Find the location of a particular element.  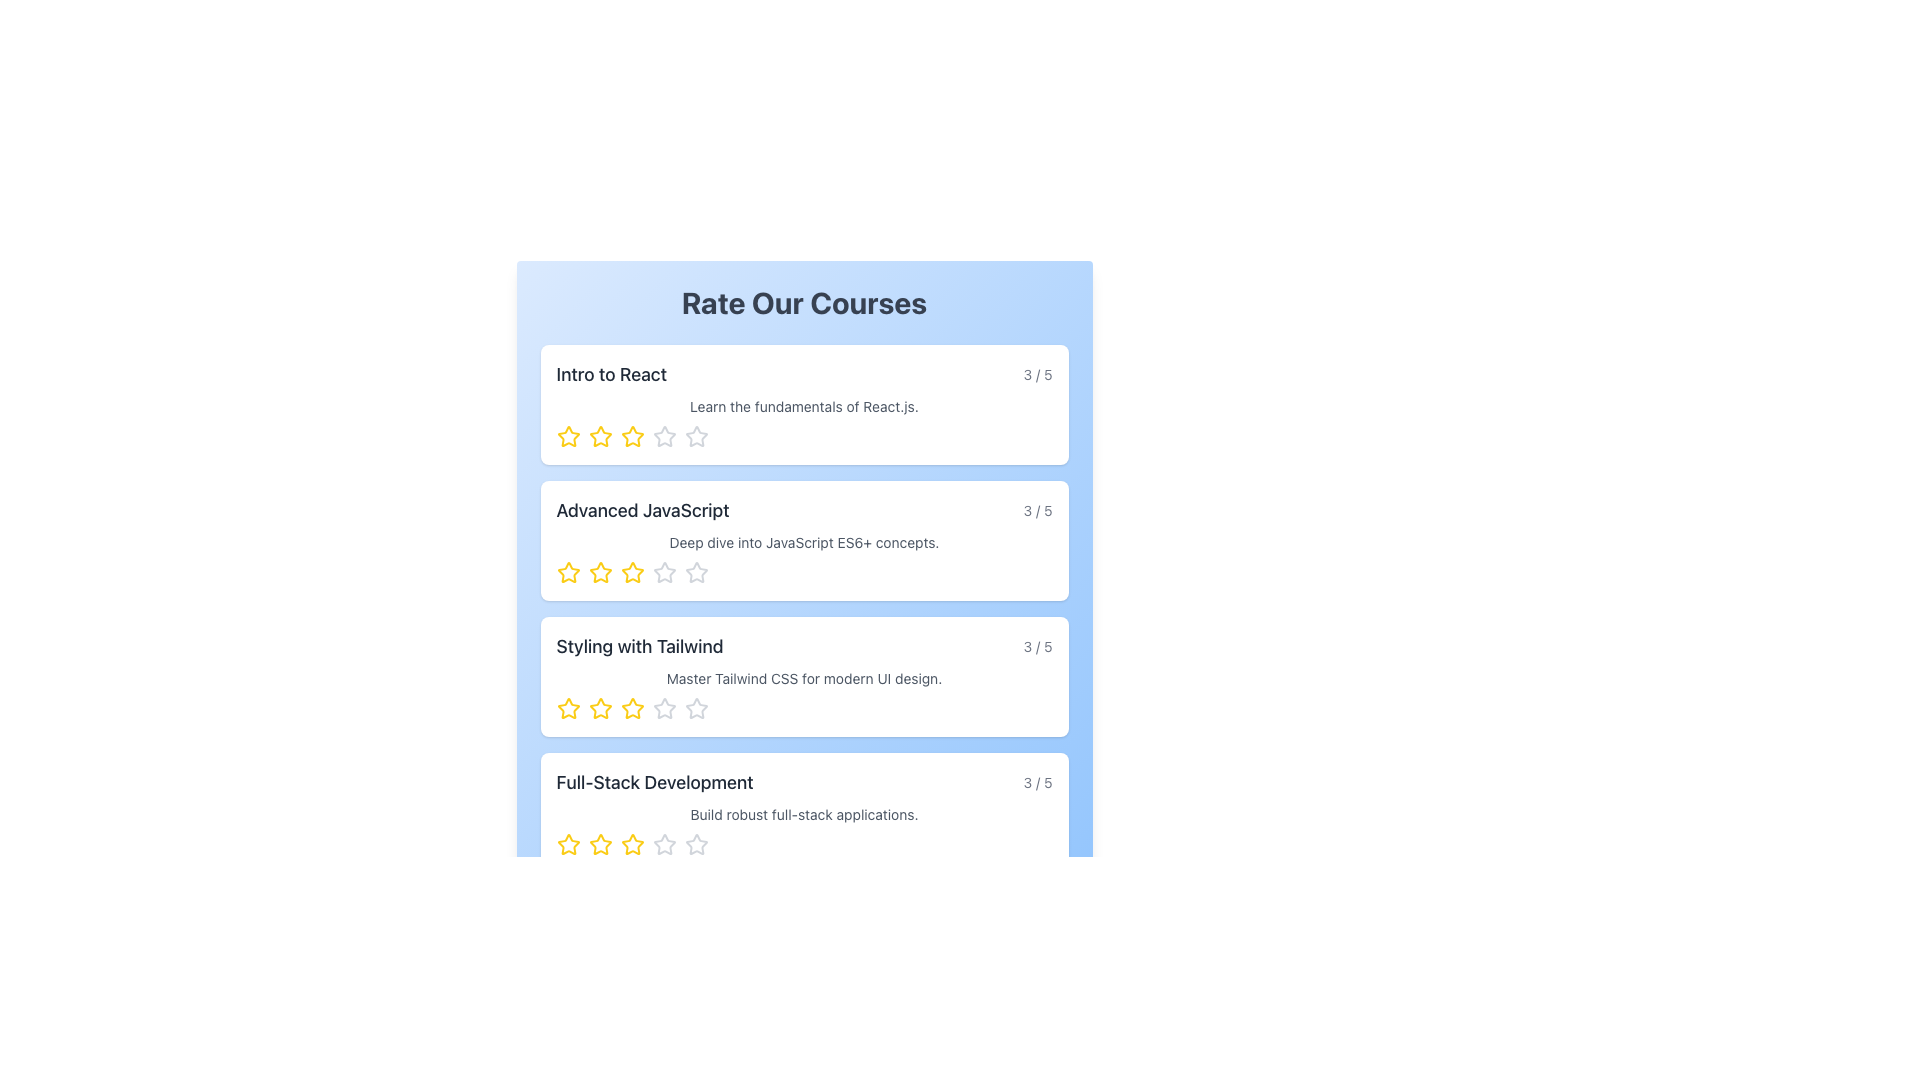

the second filled star in the 5-star rating system for the 'Full-Stack Development' course is located at coordinates (599, 844).